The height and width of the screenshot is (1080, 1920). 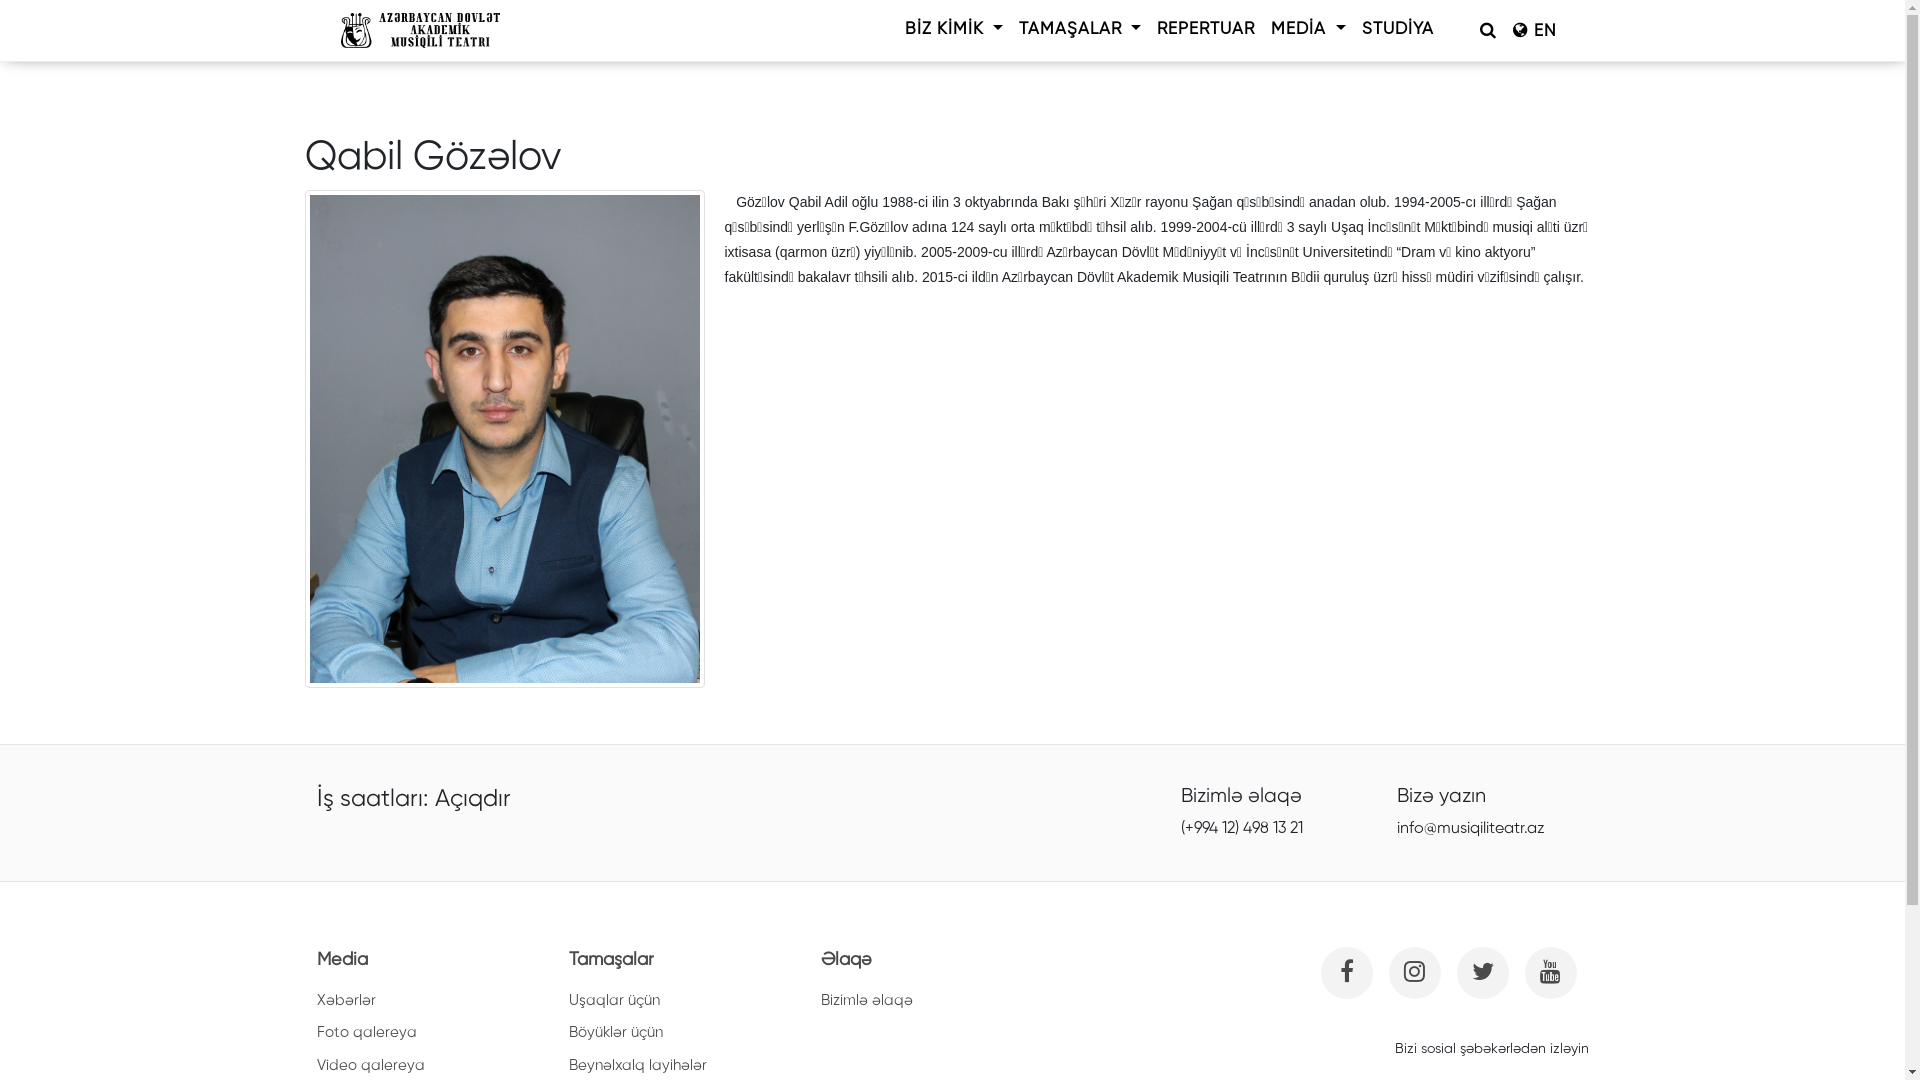 What do you see at coordinates (365, 1032) in the screenshot?
I see `'Foto qalereya'` at bounding box center [365, 1032].